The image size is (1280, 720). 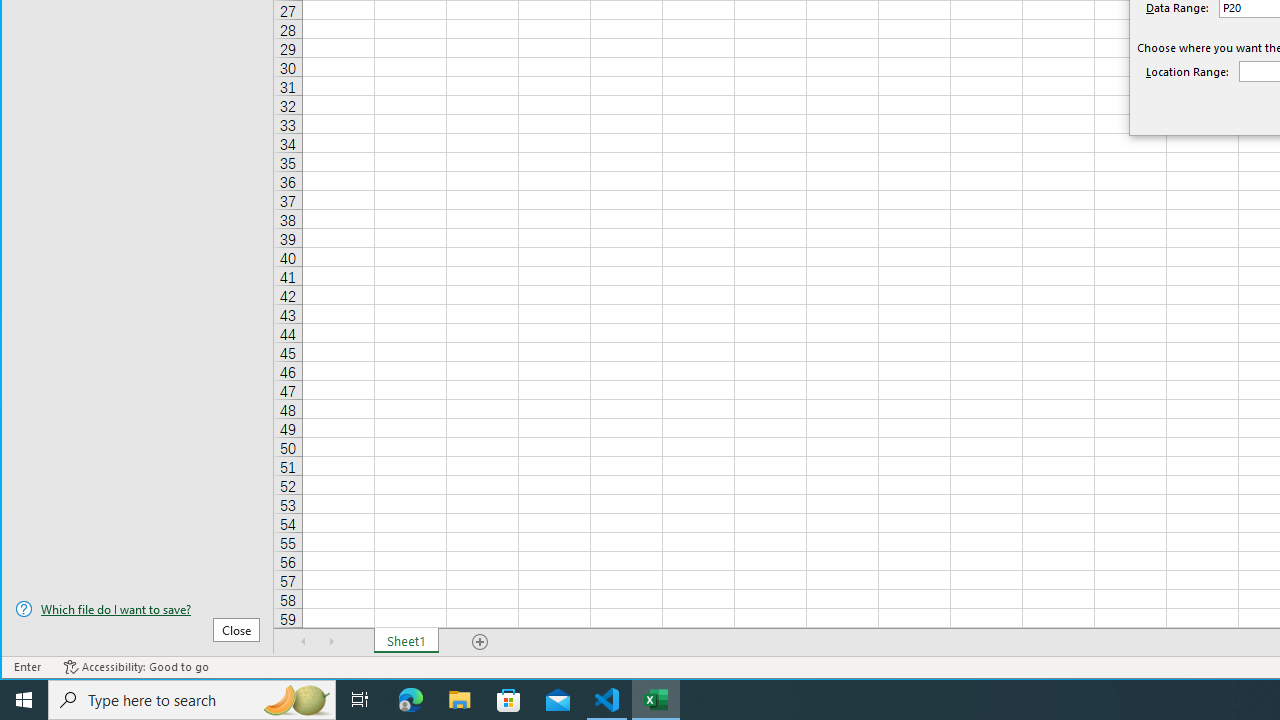 What do you see at coordinates (481, 641) in the screenshot?
I see `'Add Sheet'` at bounding box center [481, 641].